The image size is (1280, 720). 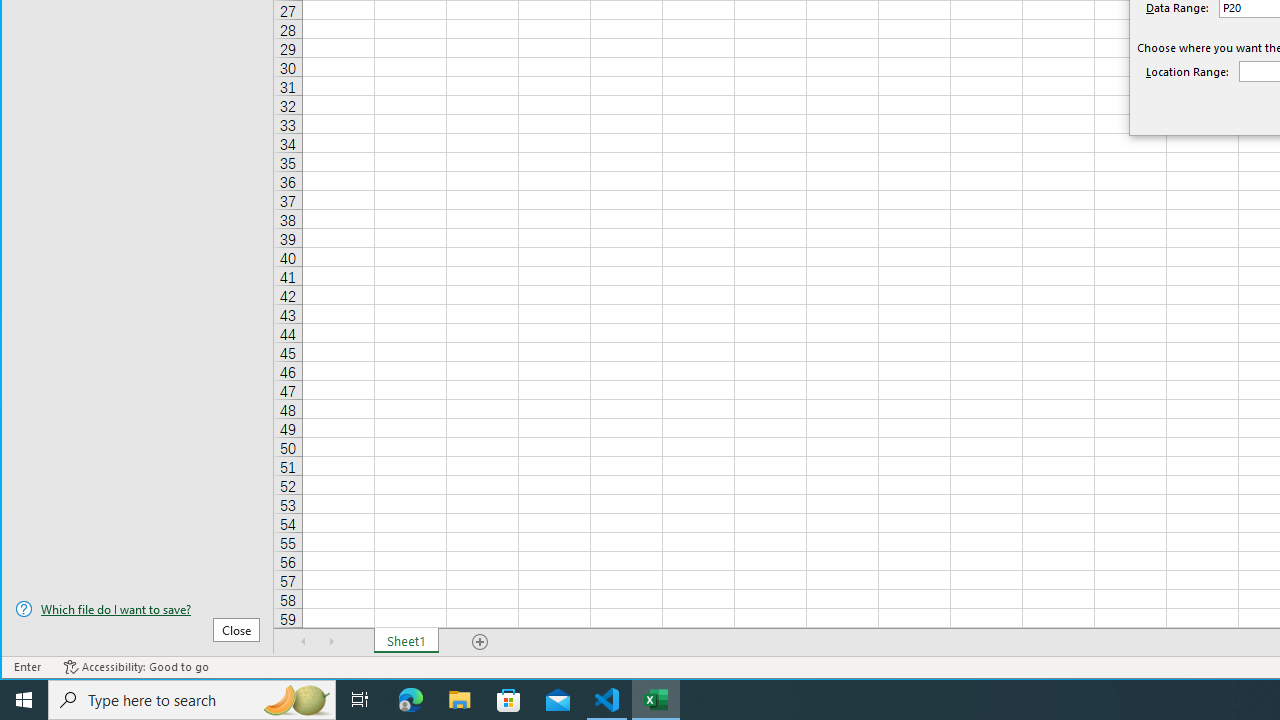 What do you see at coordinates (481, 641) in the screenshot?
I see `'Add Sheet'` at bounding box center [481, 641].